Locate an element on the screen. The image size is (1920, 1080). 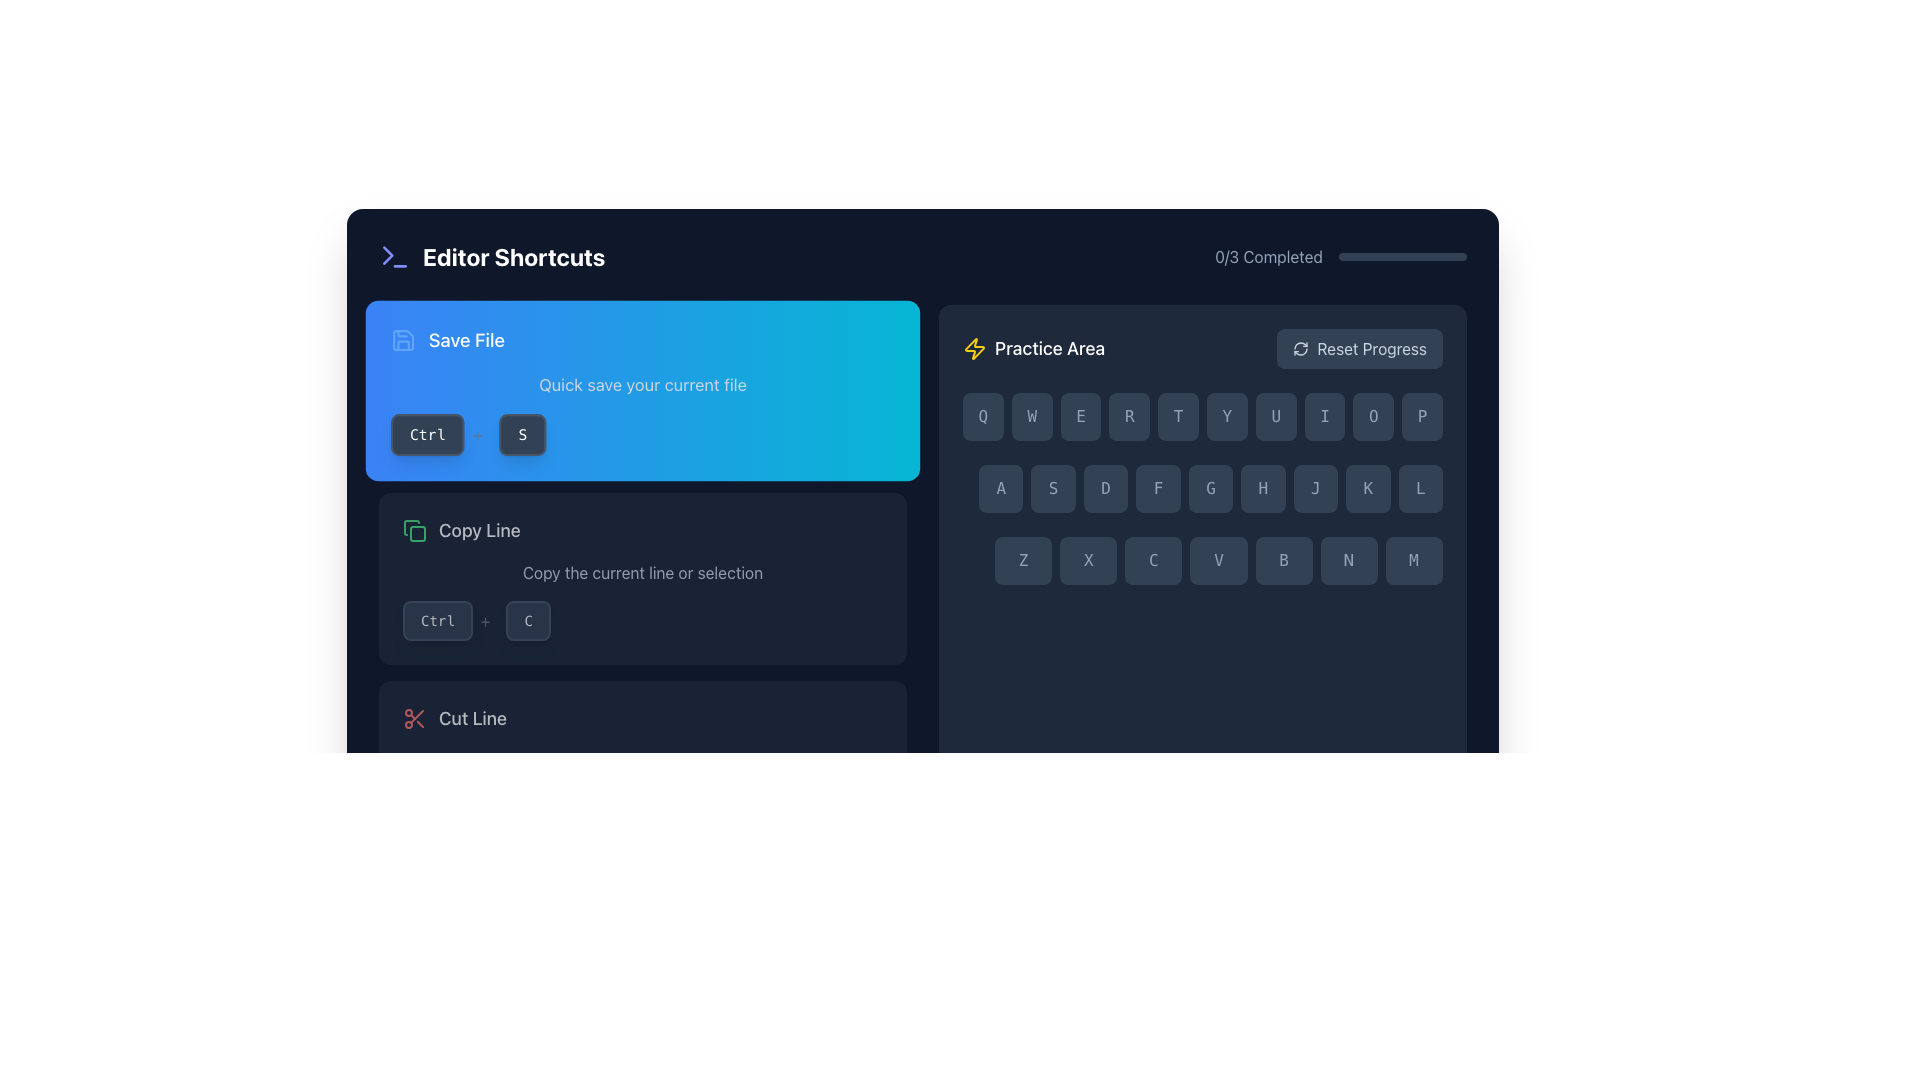
the button labeled 'F' in the horizontal row of buttons from 'A' to 'L' is located at coordinates (1209, 489).